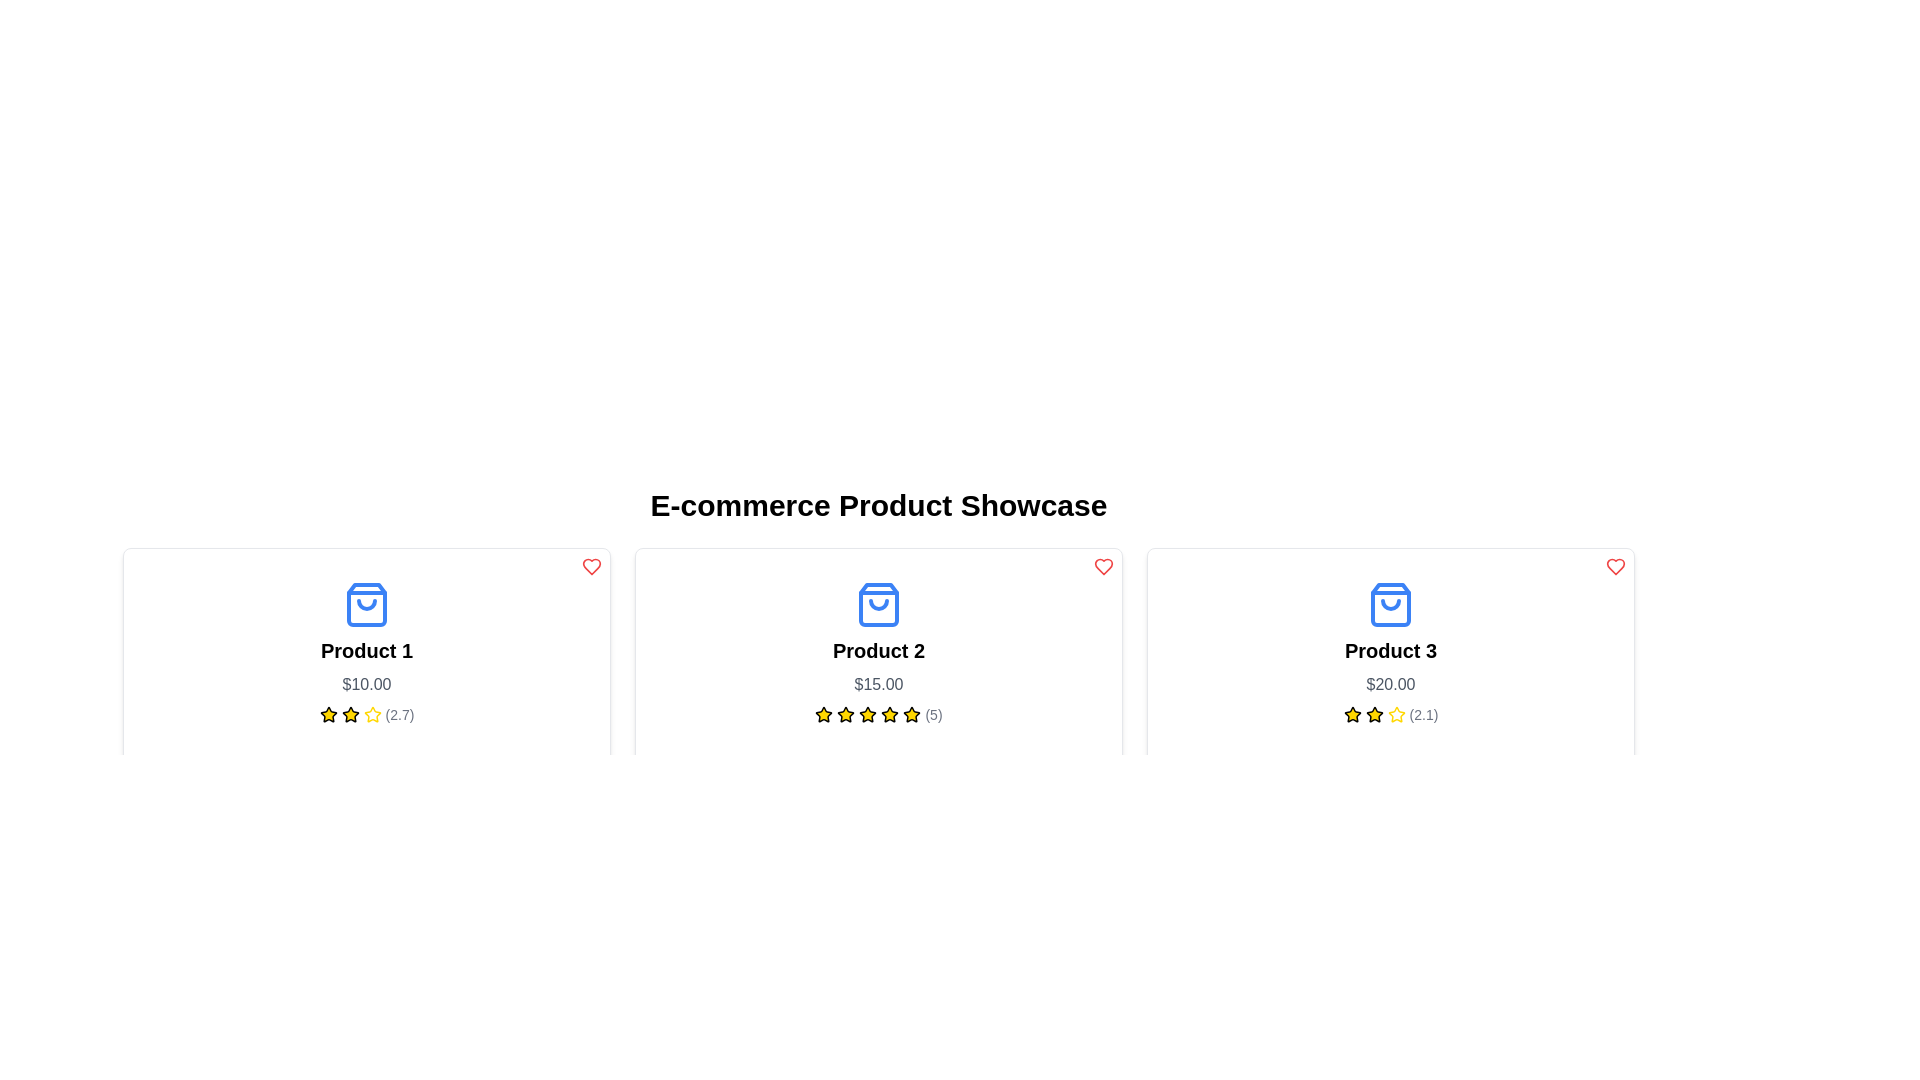 This screenshot has width=1920, height=1080. I want to click on product title displayed as 'Product 3', which is bold, large, and centrally aligned within its product card, located directly below the product image and above the price text, so click(1390, 651).